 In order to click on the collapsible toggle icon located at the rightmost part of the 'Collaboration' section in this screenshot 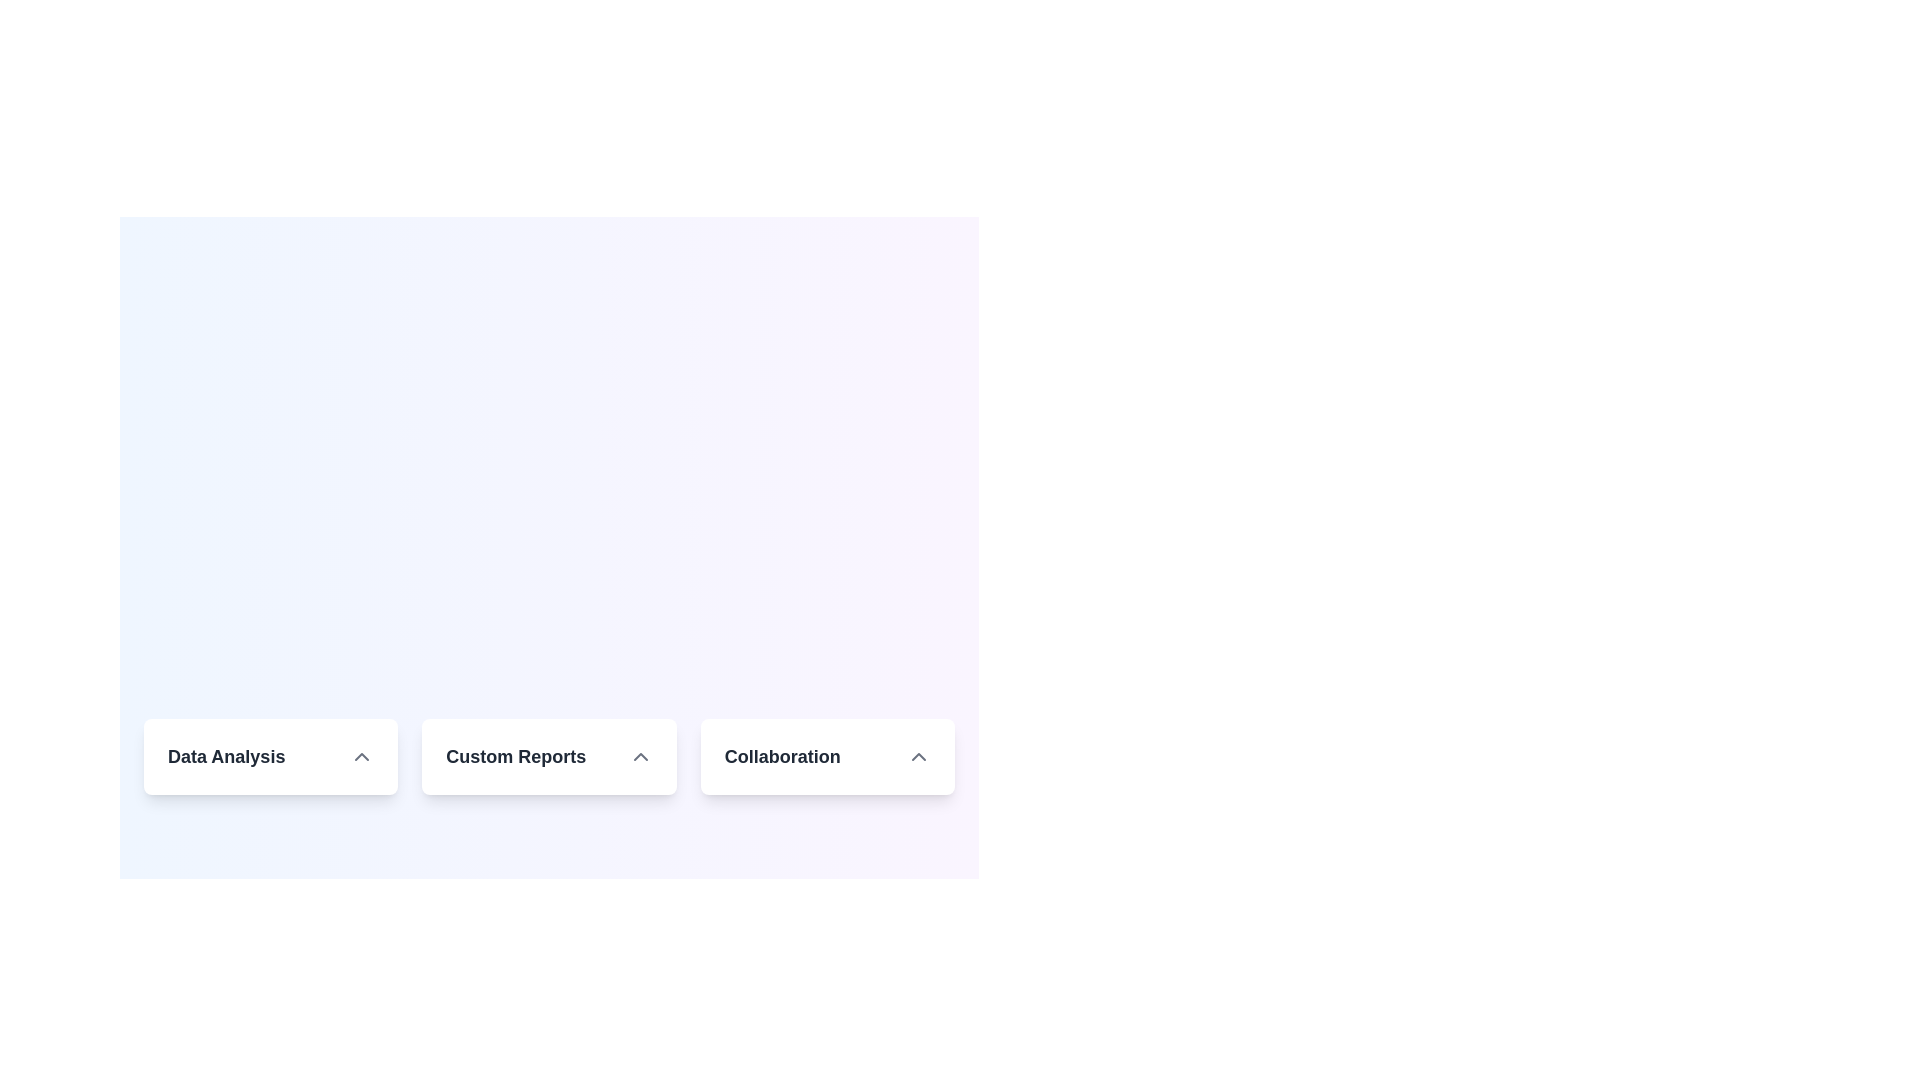, I will do `click(917, 756)`.